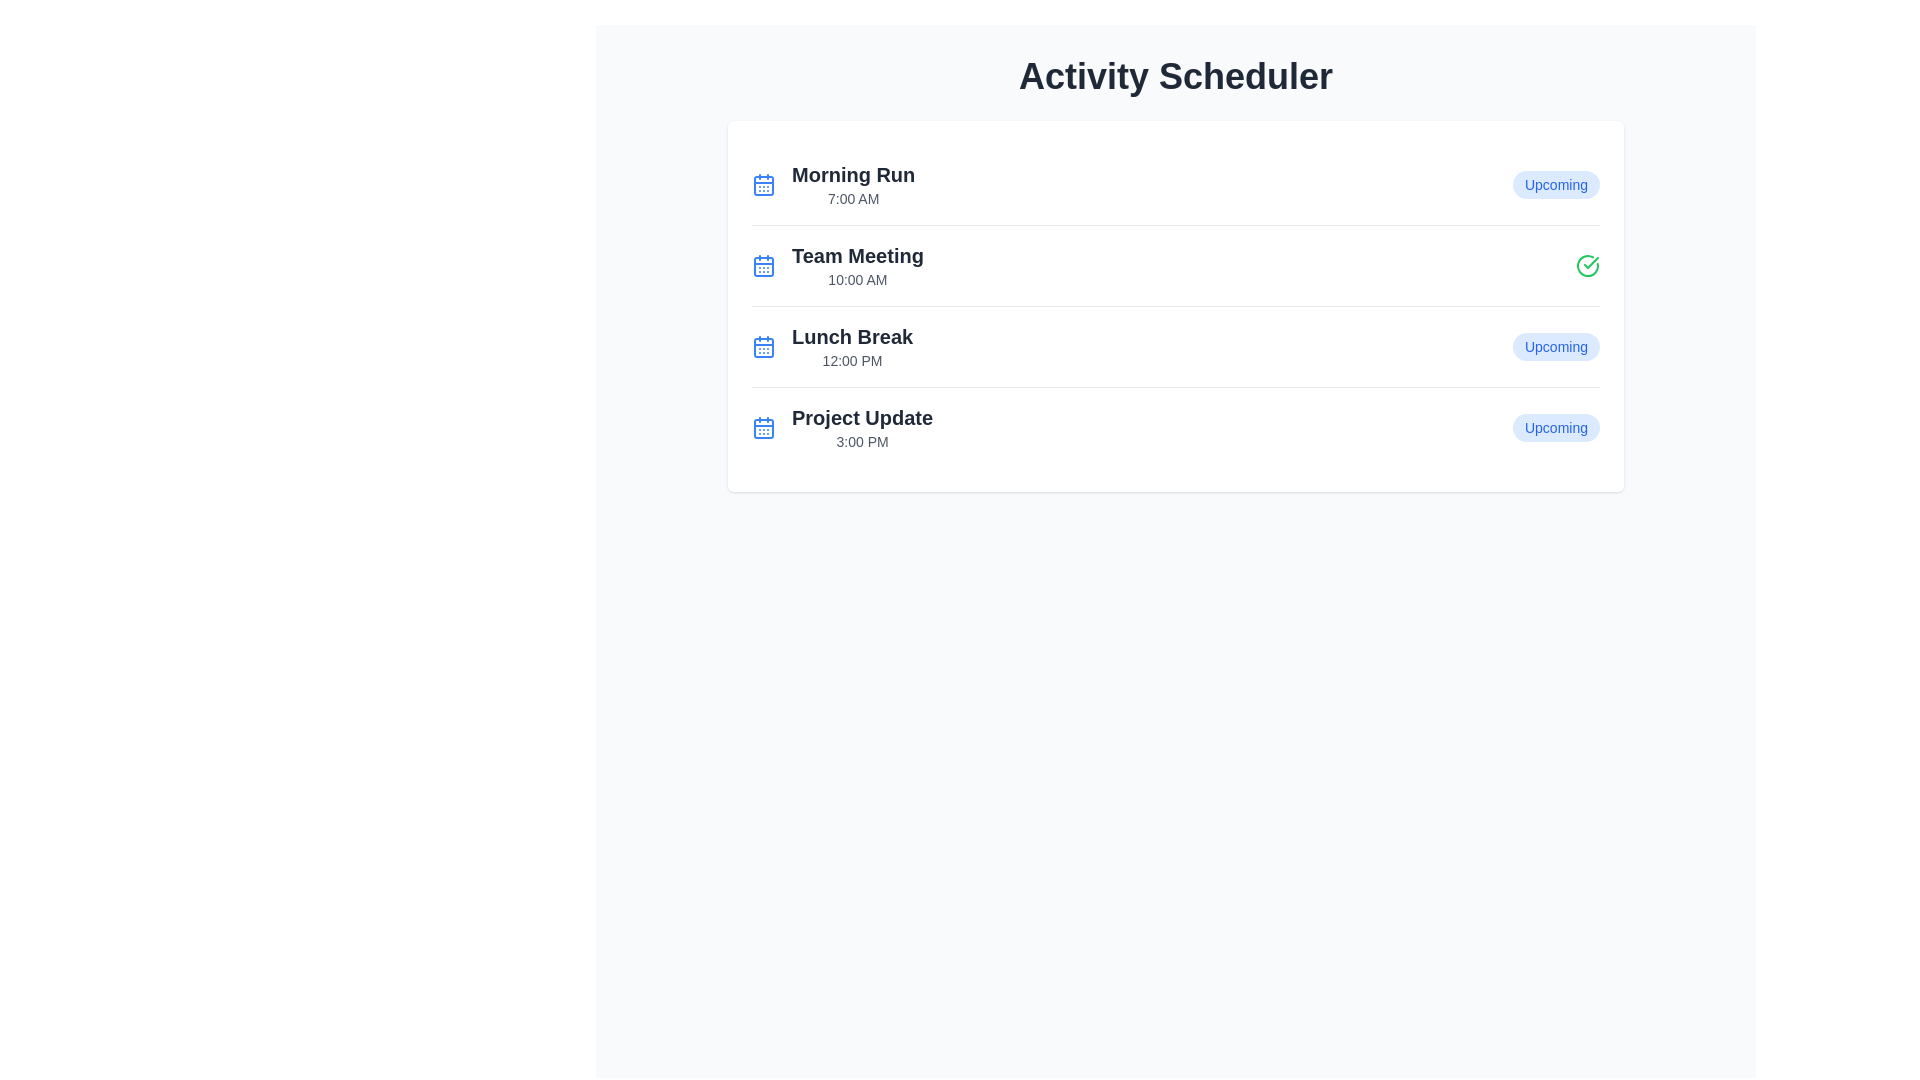  I want to click on the second event in the schedule list, titled 'Team Meeting', so click(837, 265).